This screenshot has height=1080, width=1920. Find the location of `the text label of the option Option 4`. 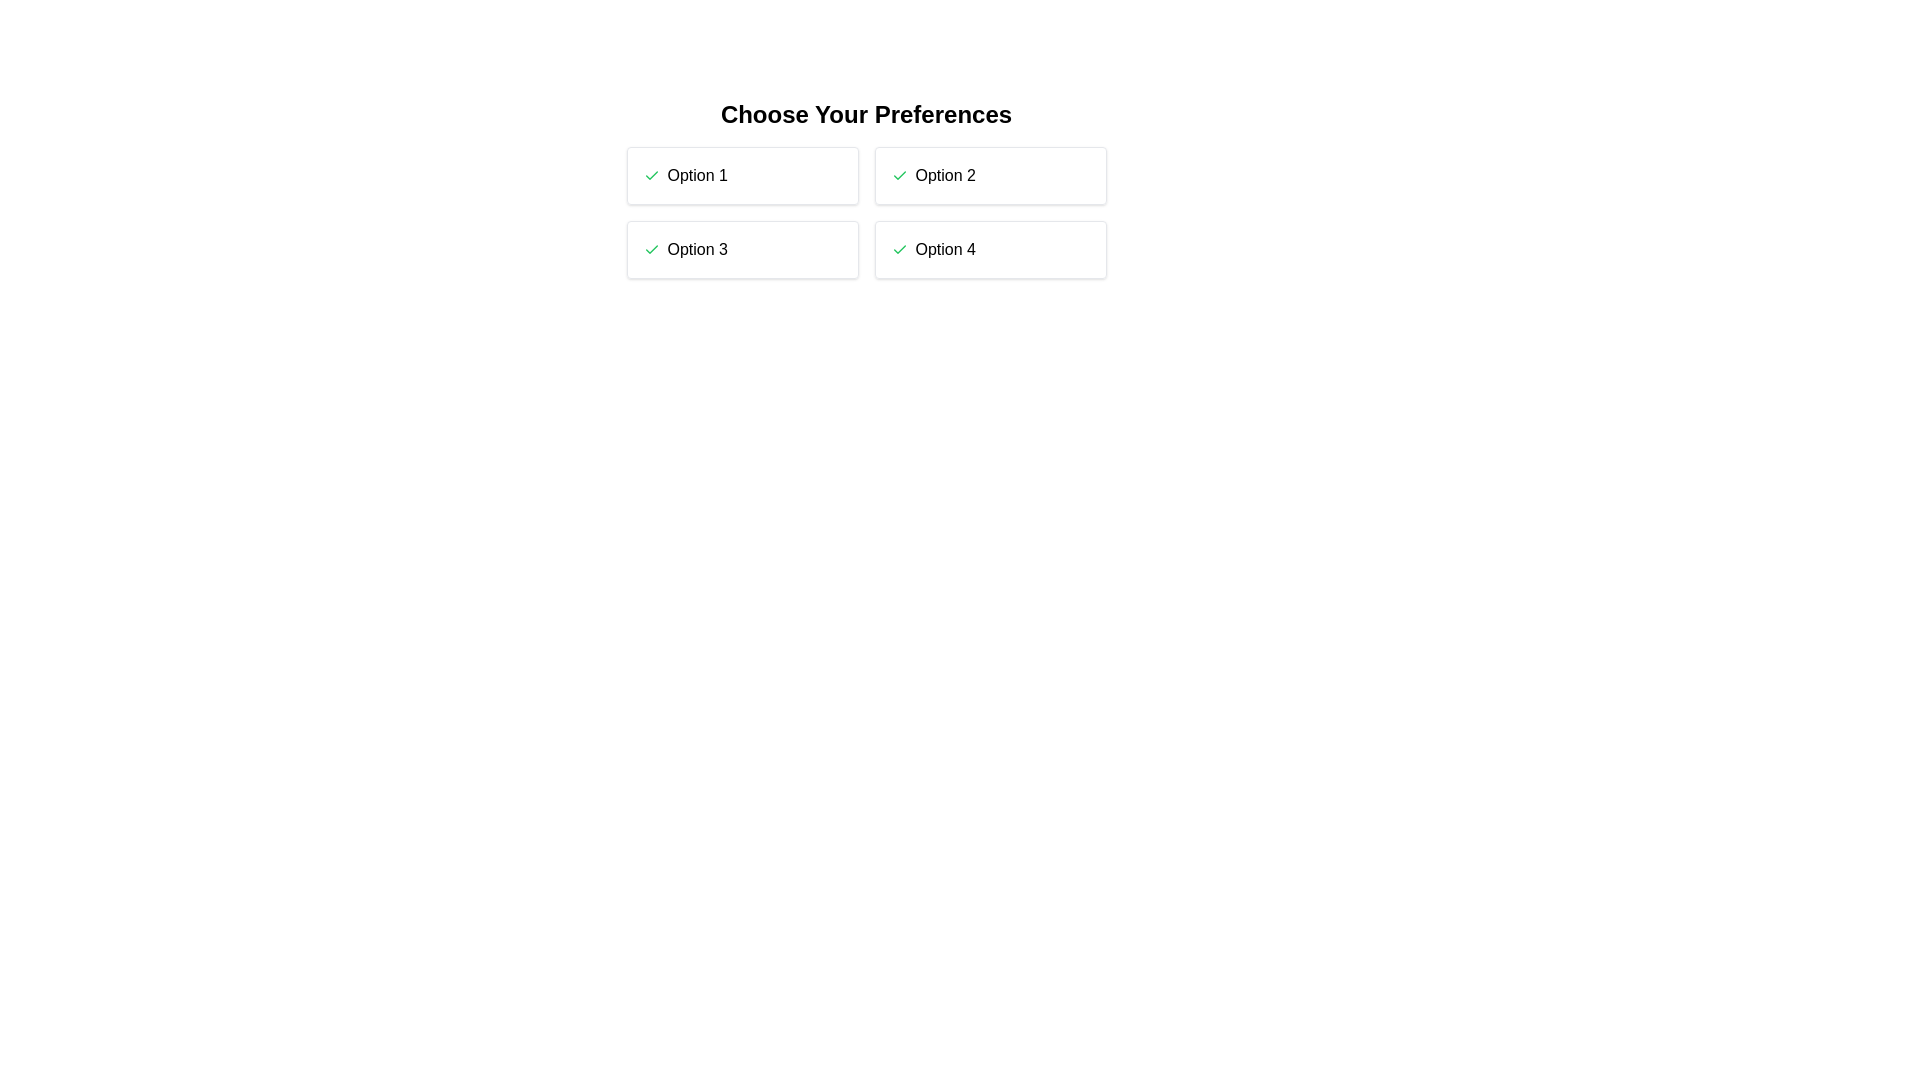

the text label of the option Option 4 is located at coordinates (944, 249).